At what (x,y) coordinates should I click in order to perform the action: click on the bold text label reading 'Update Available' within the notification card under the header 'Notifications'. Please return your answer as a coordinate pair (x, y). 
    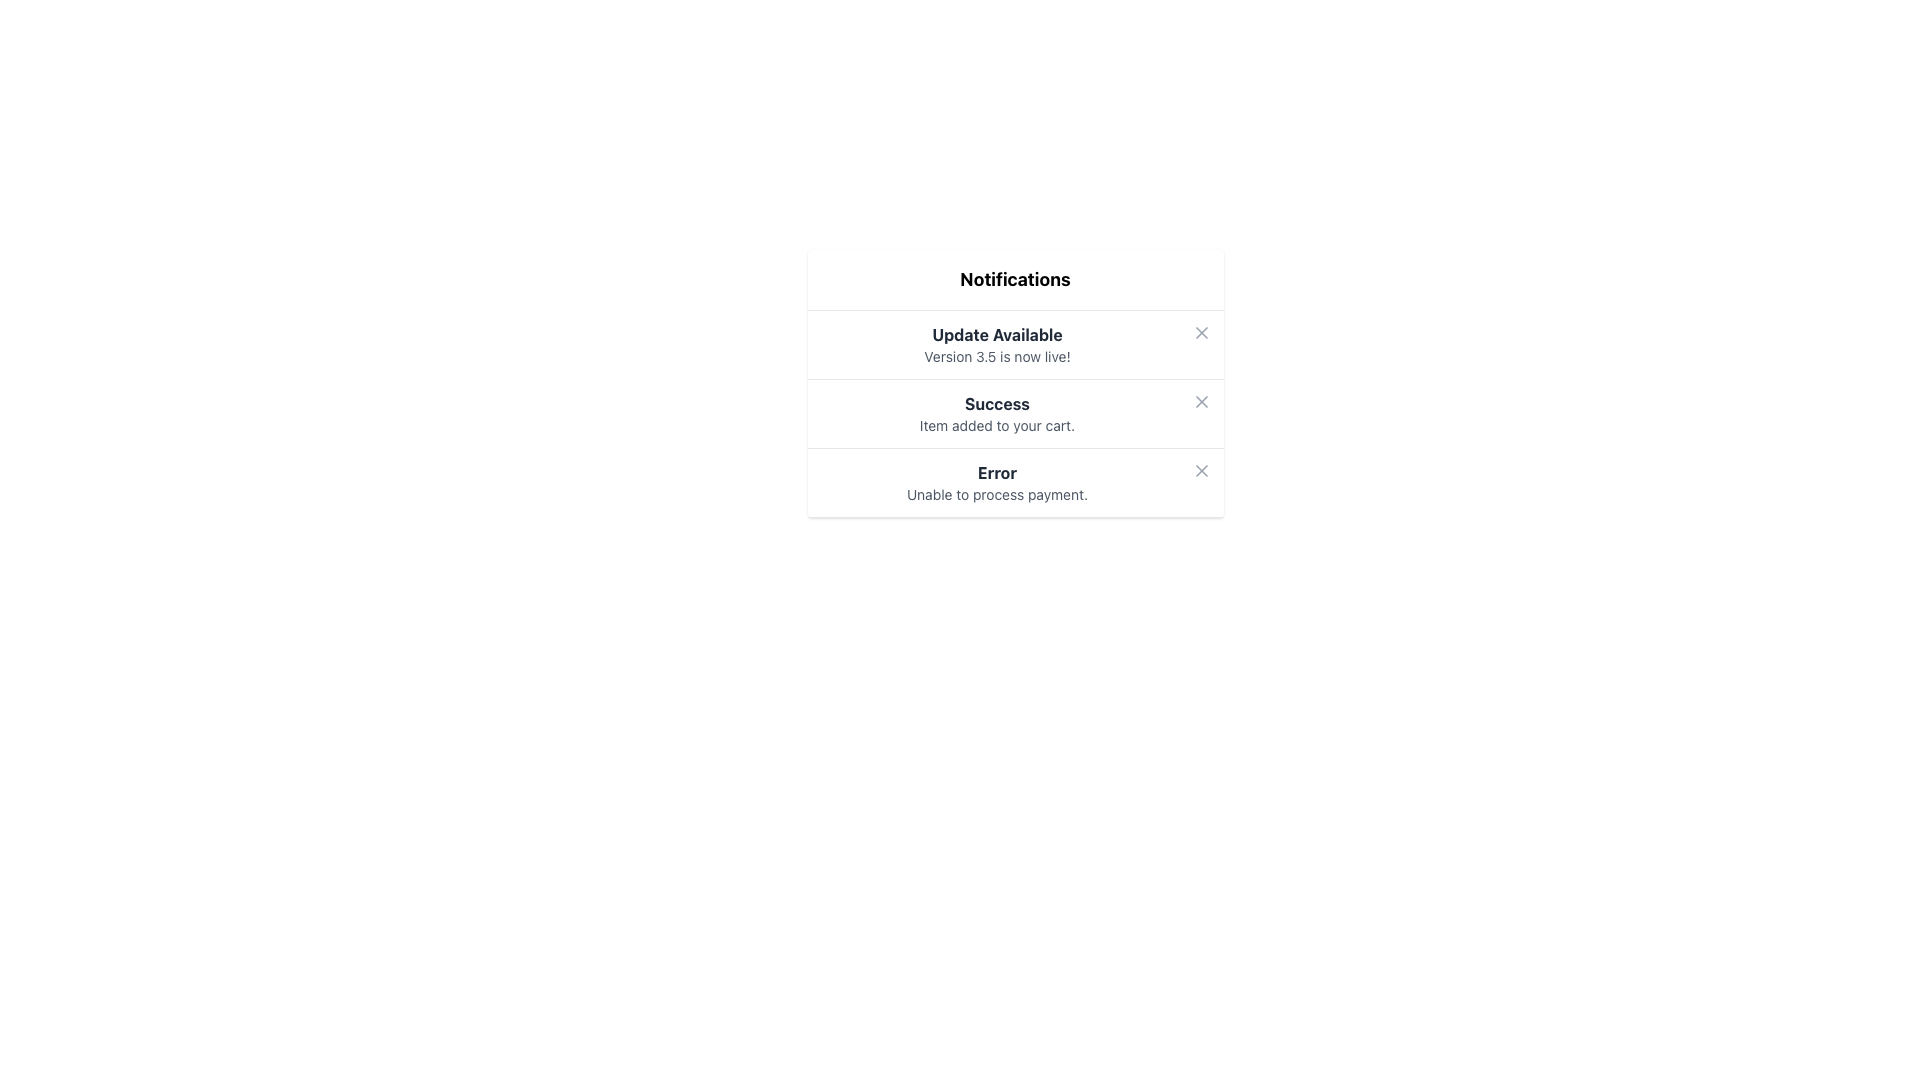
    Looking at the image, I should click on (997, 334).